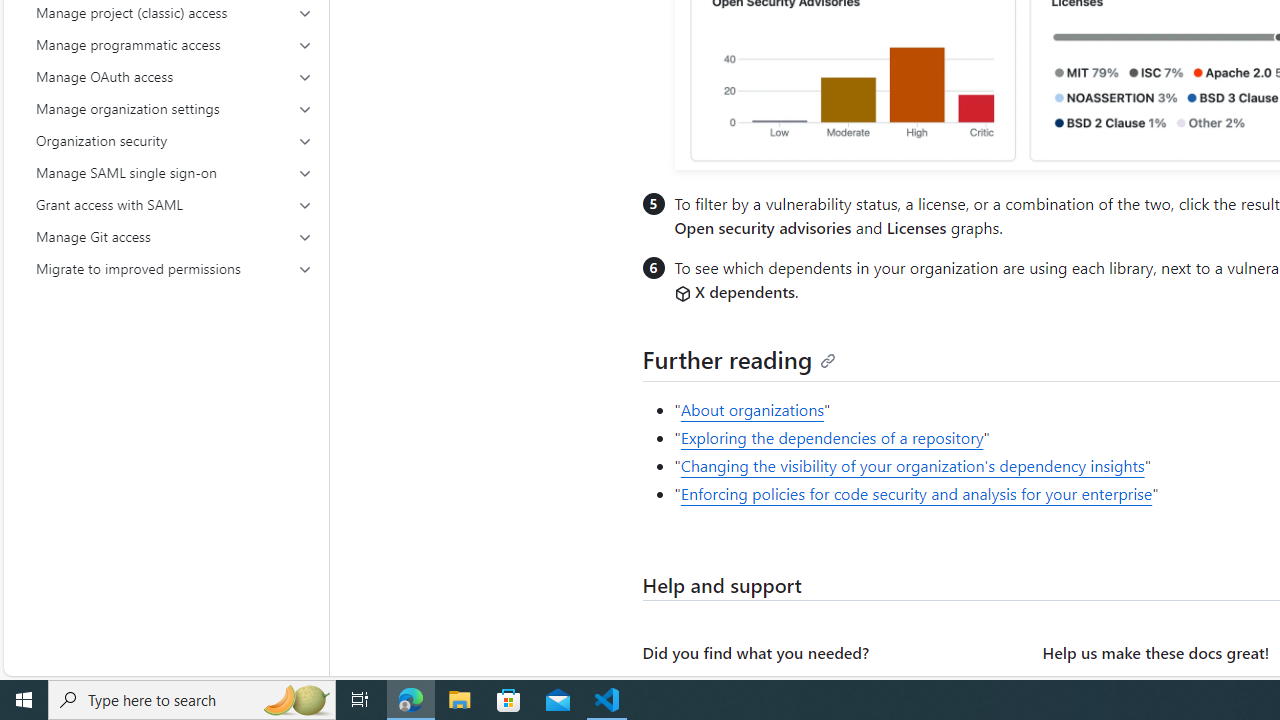 This screenshot has height=720, width=1280. I want to click on 'About organizations', so click(751, 409).